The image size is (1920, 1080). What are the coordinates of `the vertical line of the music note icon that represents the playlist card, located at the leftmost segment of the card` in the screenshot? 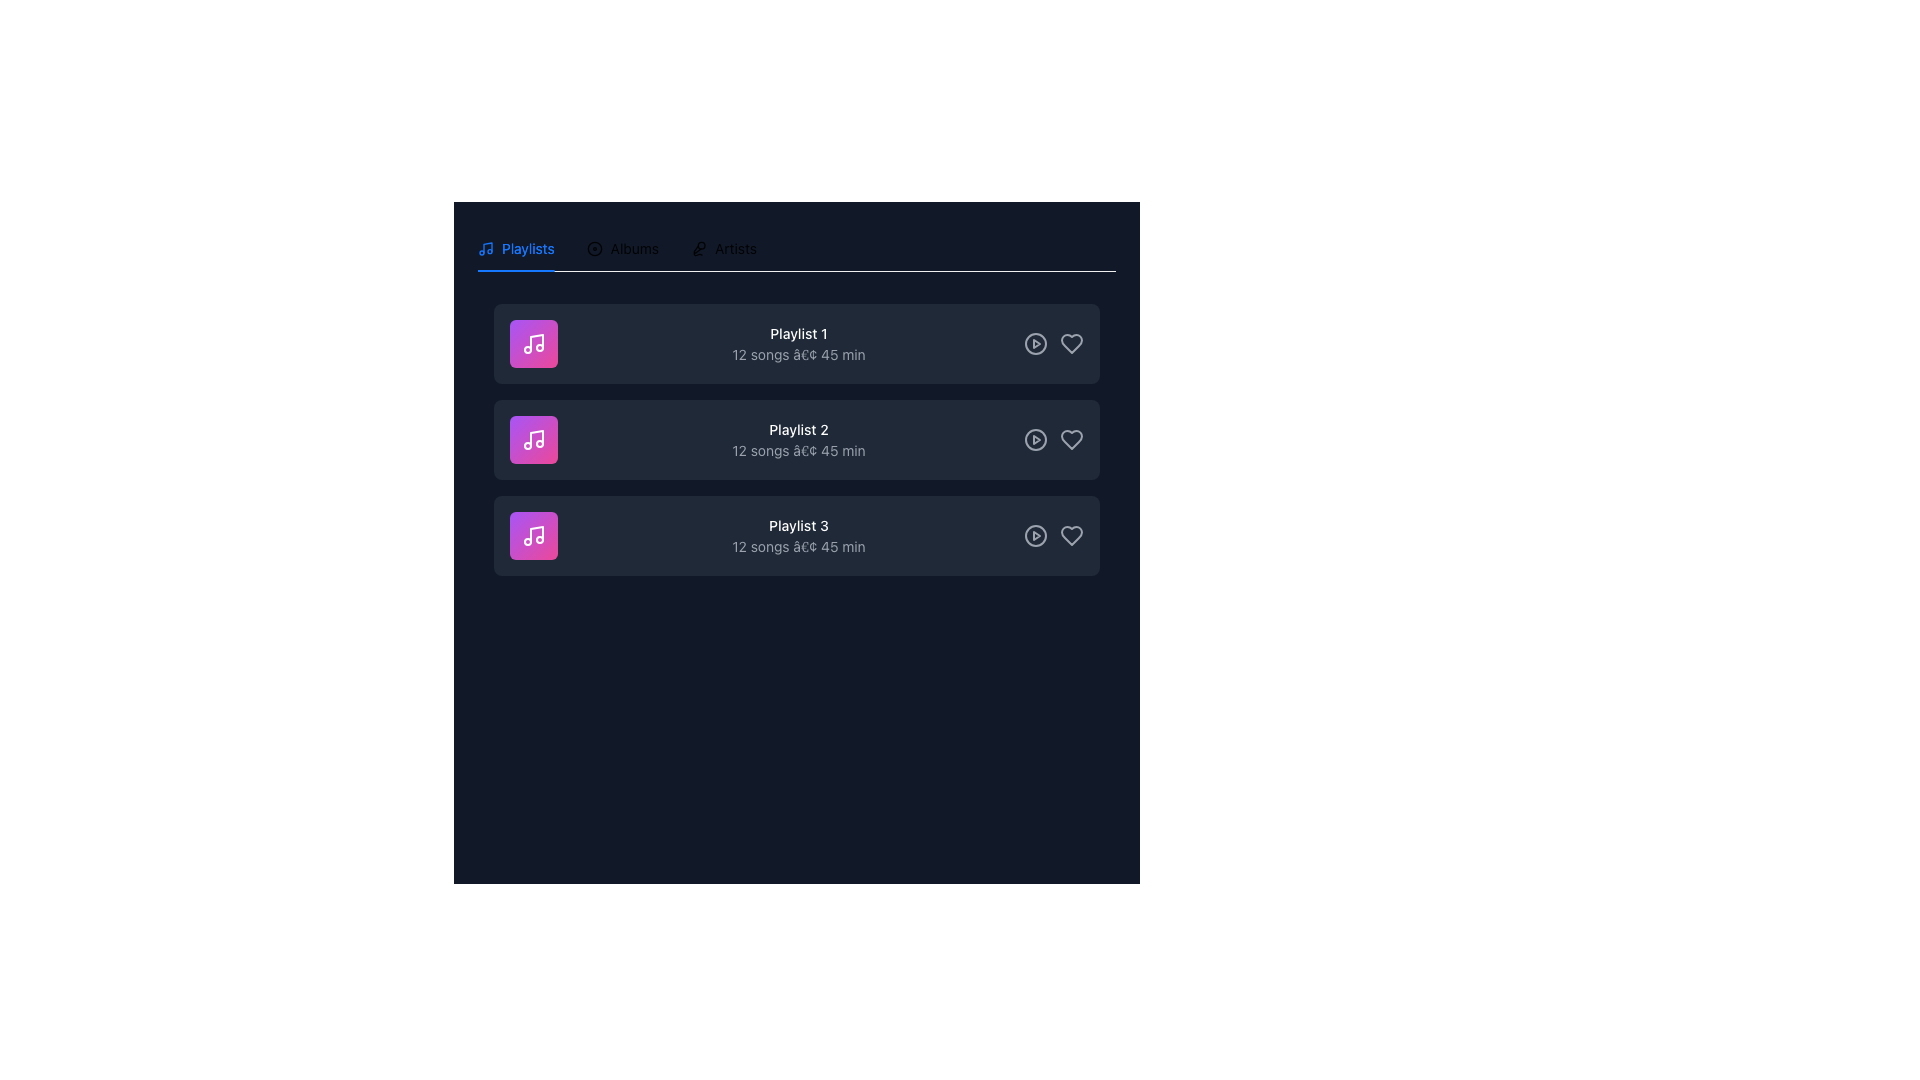 It's located at (537, 533).